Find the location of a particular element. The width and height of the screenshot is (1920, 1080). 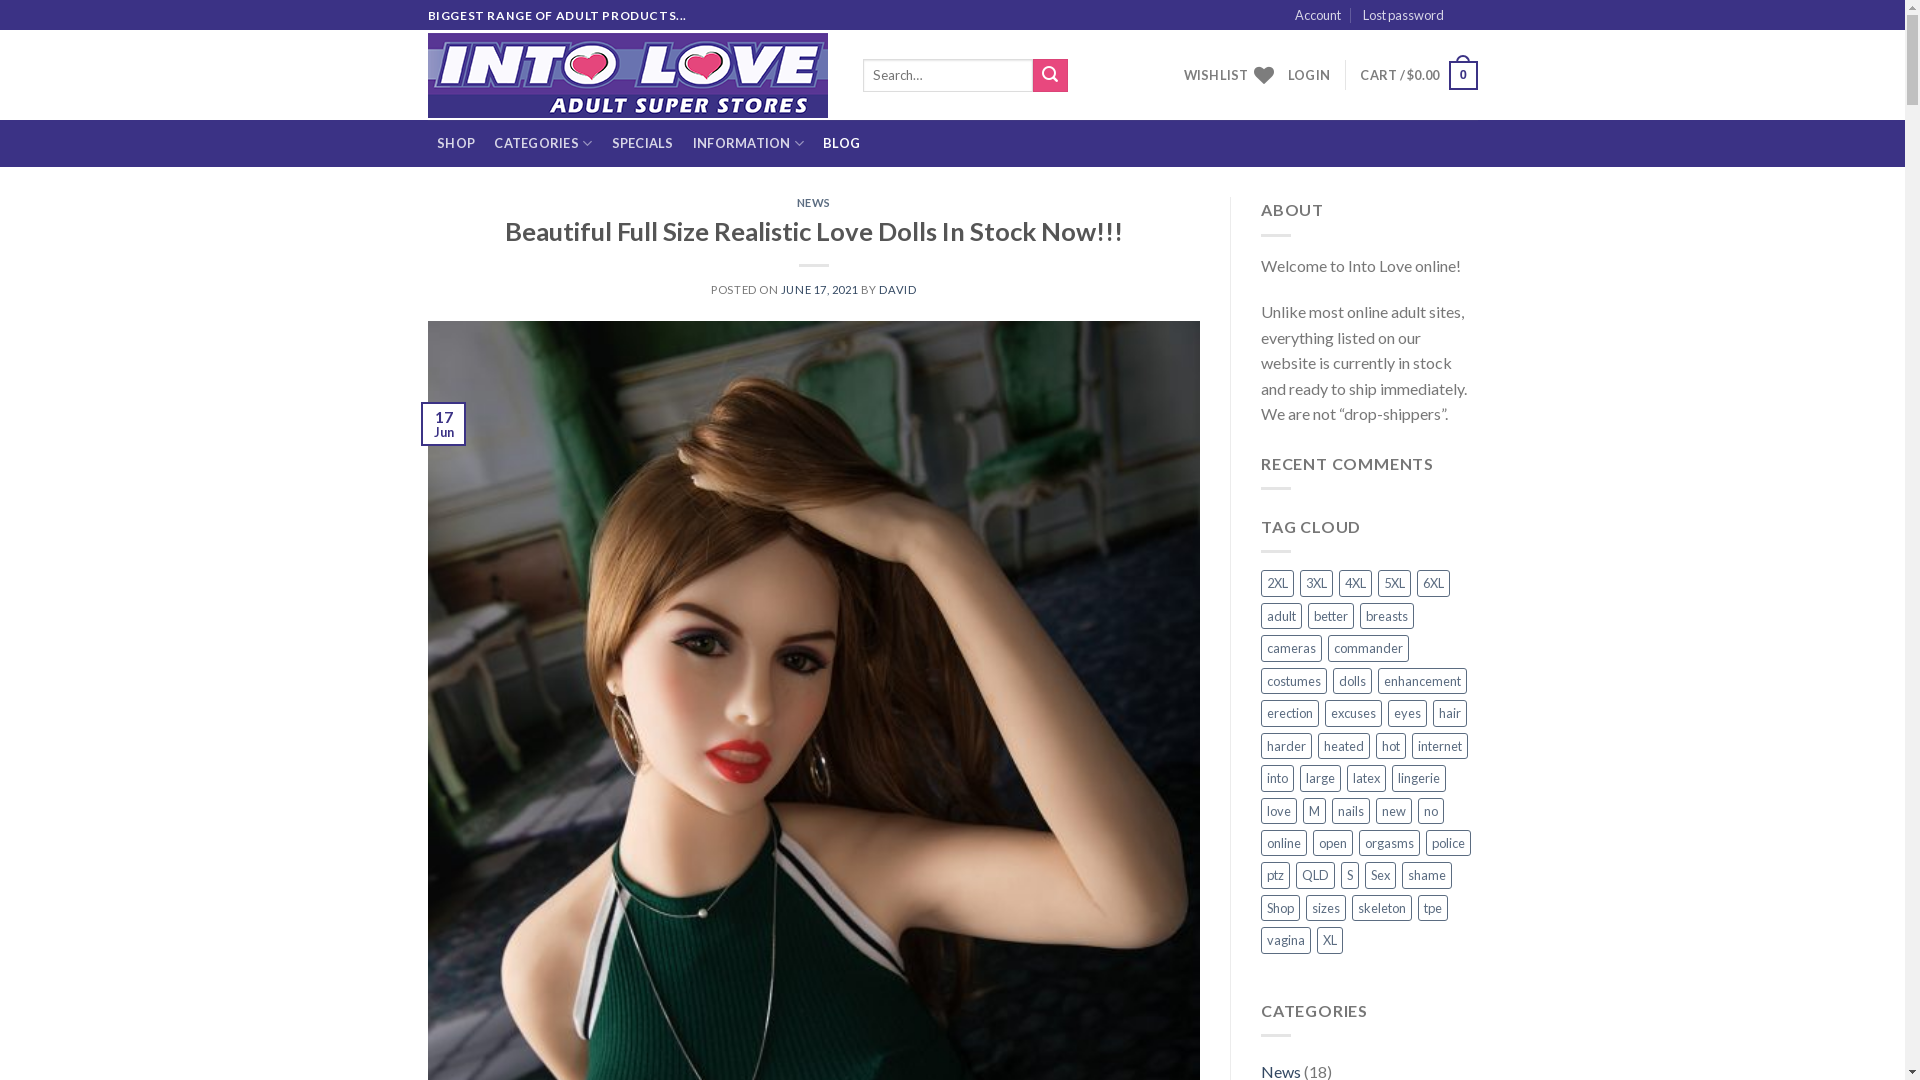

'CATEGORIES' is located at coordinates (543, 142).